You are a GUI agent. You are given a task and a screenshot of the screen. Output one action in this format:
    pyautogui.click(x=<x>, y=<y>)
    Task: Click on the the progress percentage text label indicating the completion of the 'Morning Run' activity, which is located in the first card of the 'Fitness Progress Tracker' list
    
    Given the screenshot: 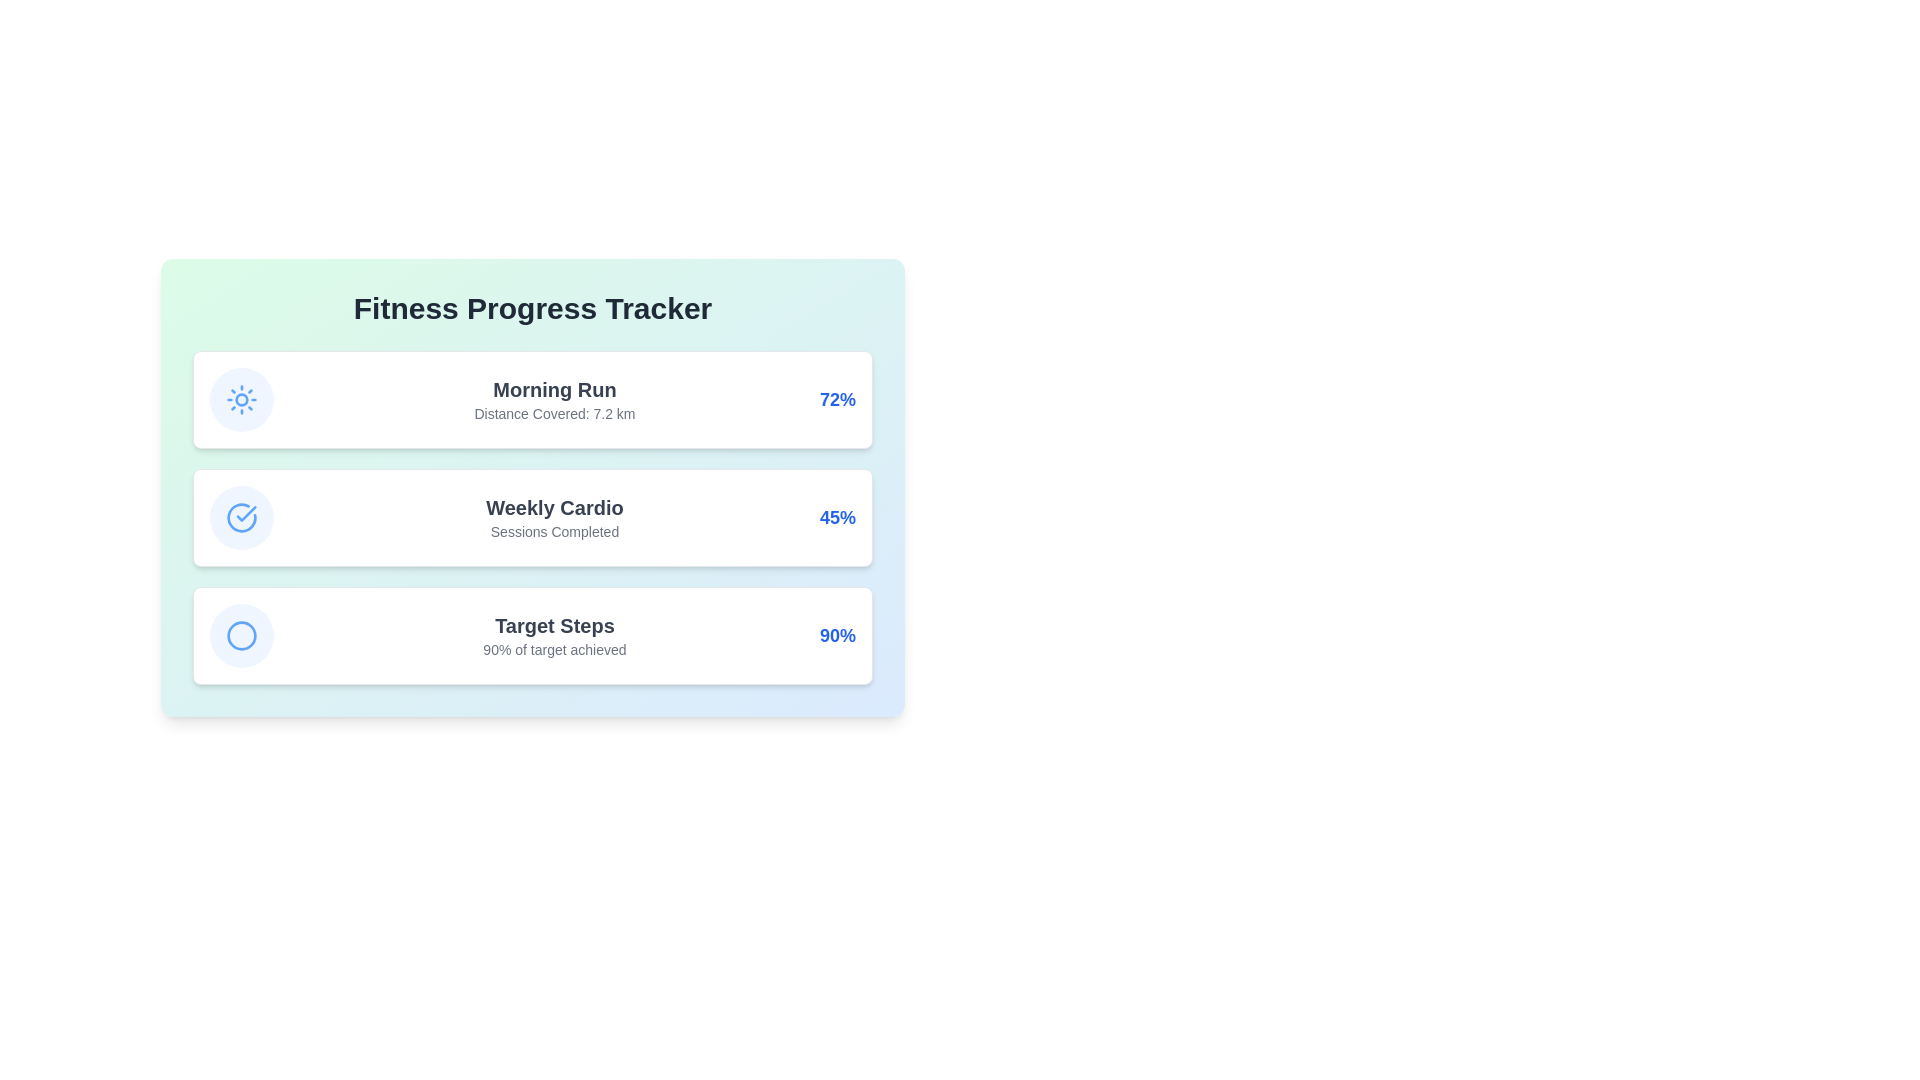 What is the action you would take?
    pyautogui.click(x=837, y=400)
    